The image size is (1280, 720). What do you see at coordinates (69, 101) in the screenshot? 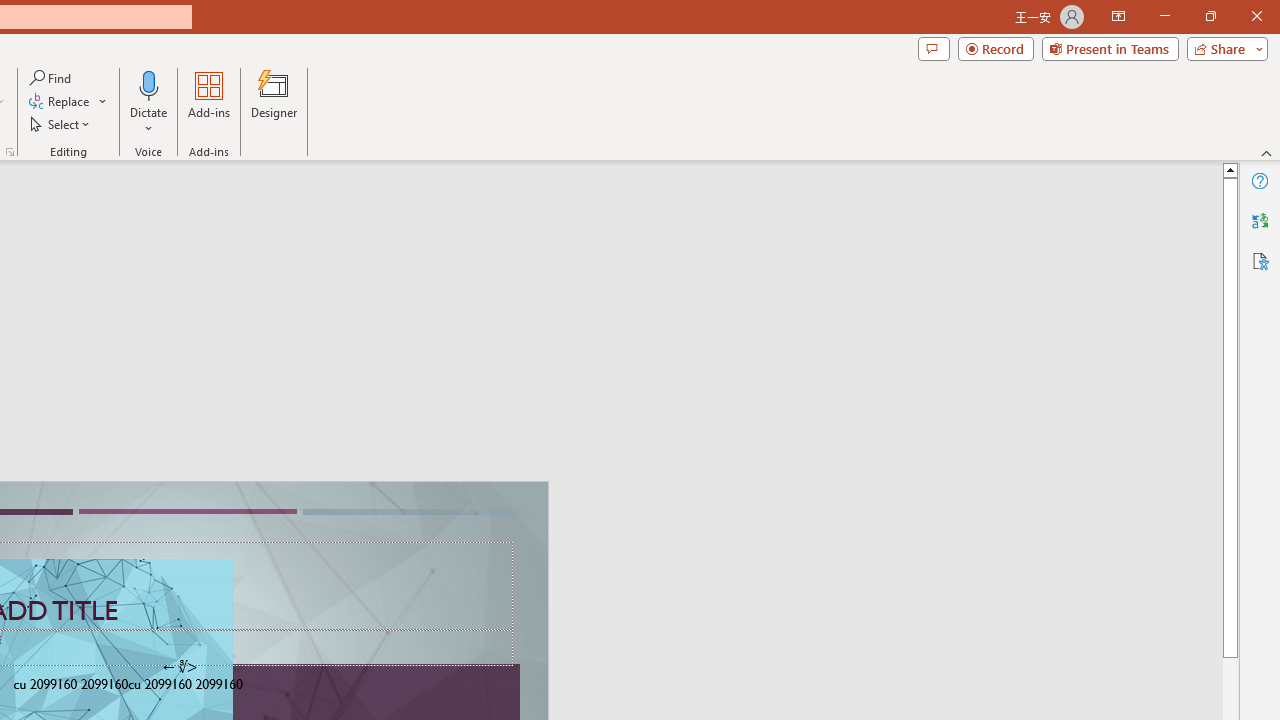
I see `'Replace...'` at bounding box center [69, 101].